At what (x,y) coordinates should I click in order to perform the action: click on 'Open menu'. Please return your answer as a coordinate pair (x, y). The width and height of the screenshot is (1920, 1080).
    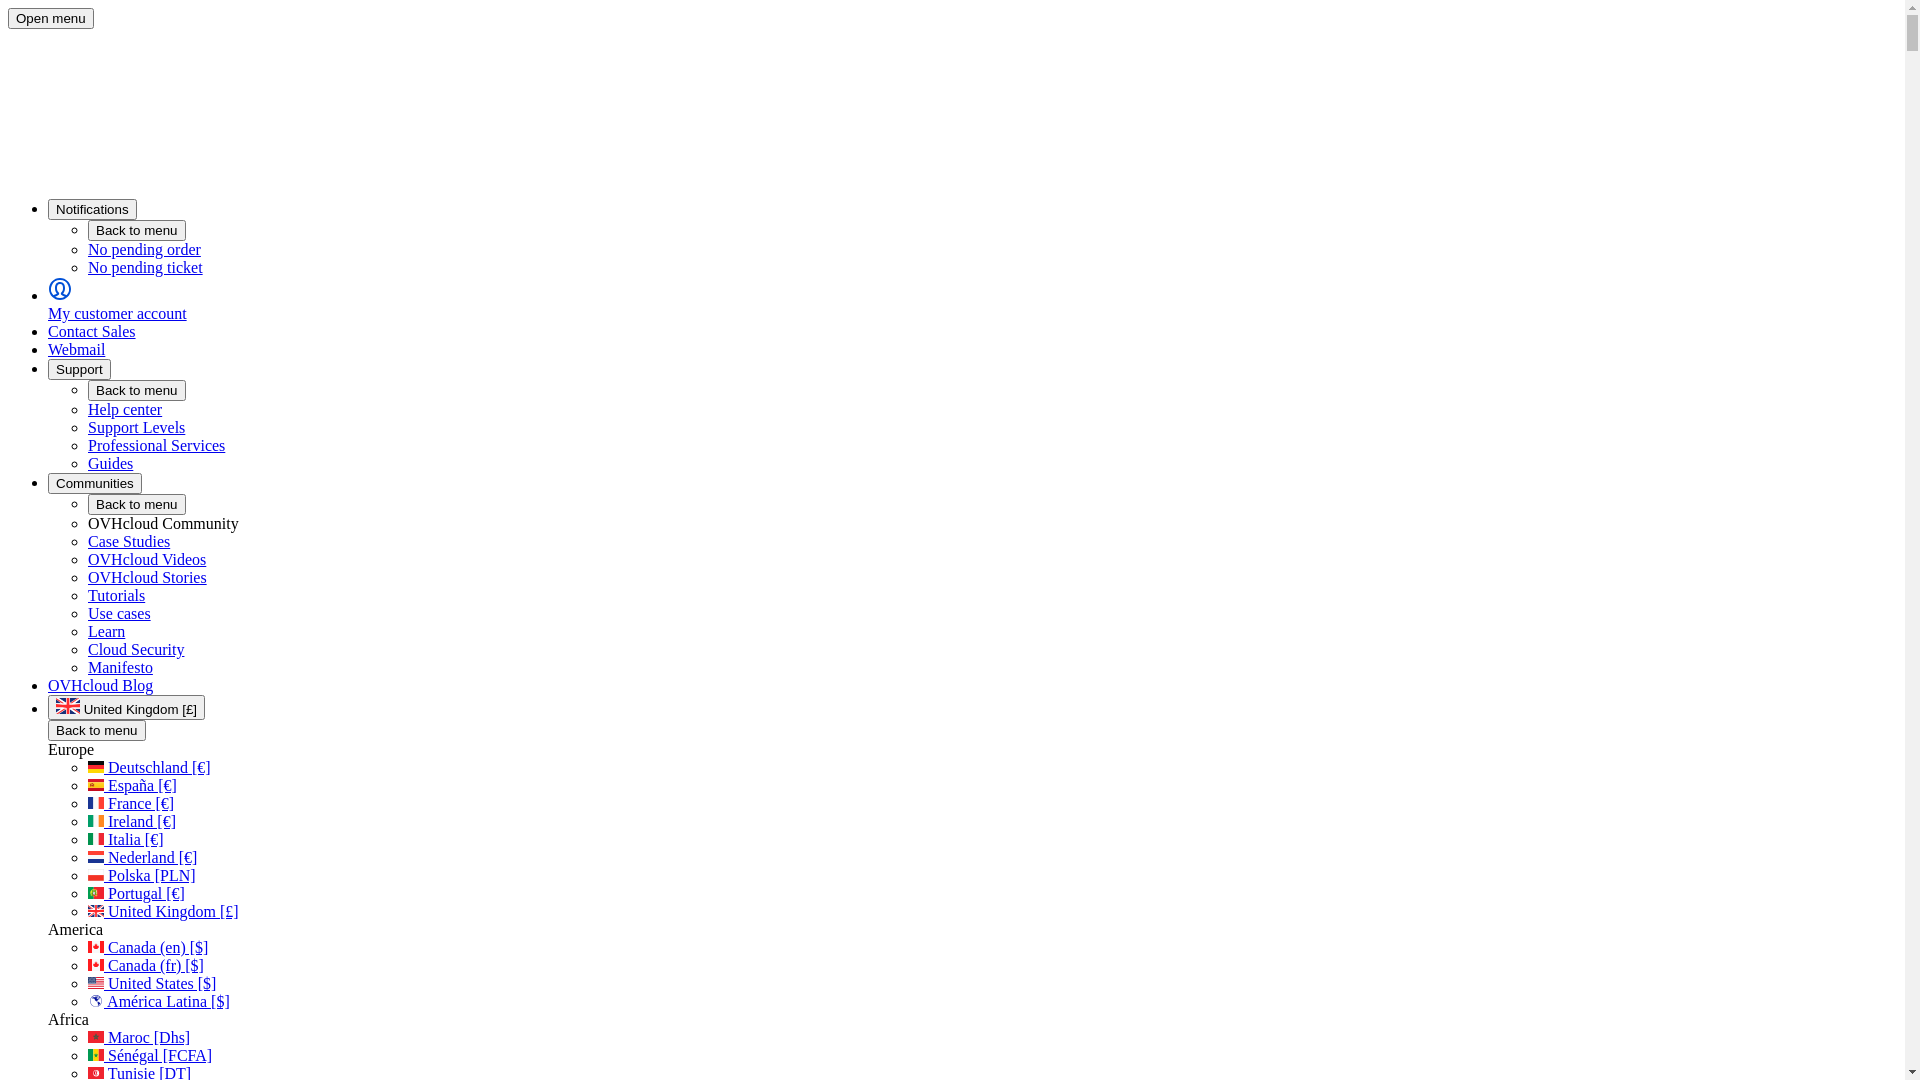
    Looking at the image, I should click on (8, 18).